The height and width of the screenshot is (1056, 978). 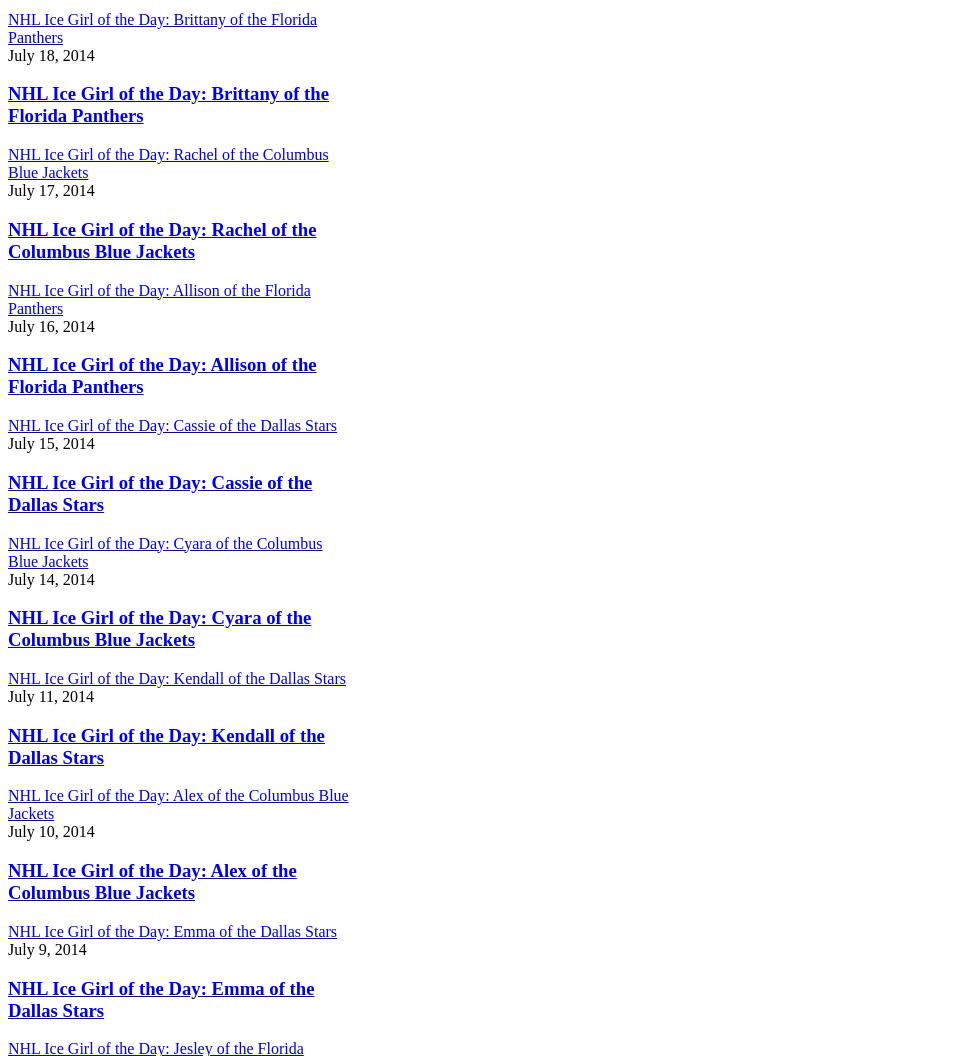 What do you see at coordinates (50, 695) in the screenshot?
I see `'July 11, 2014'` at bounding box center [50, 695].